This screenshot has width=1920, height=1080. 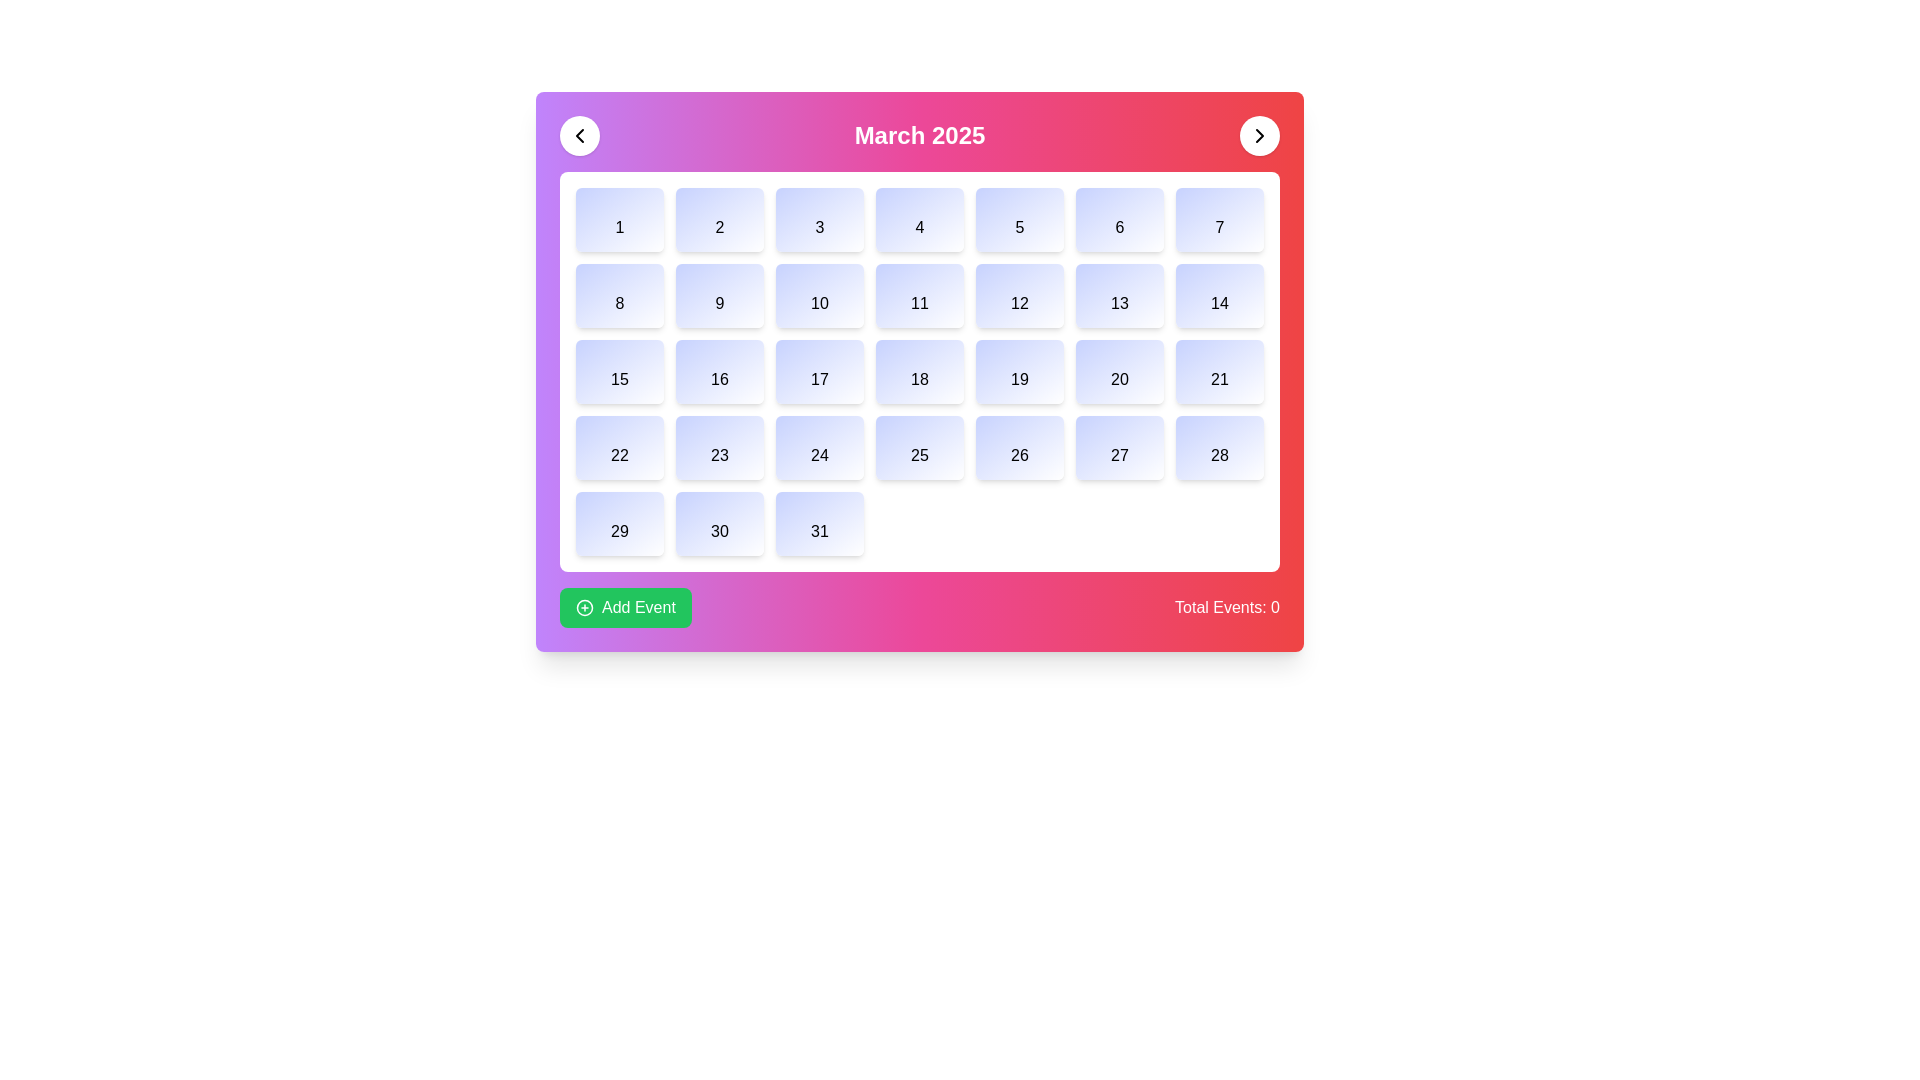 I want to click on the calendar day box displaying the number '8', so click(x=618, y=296).